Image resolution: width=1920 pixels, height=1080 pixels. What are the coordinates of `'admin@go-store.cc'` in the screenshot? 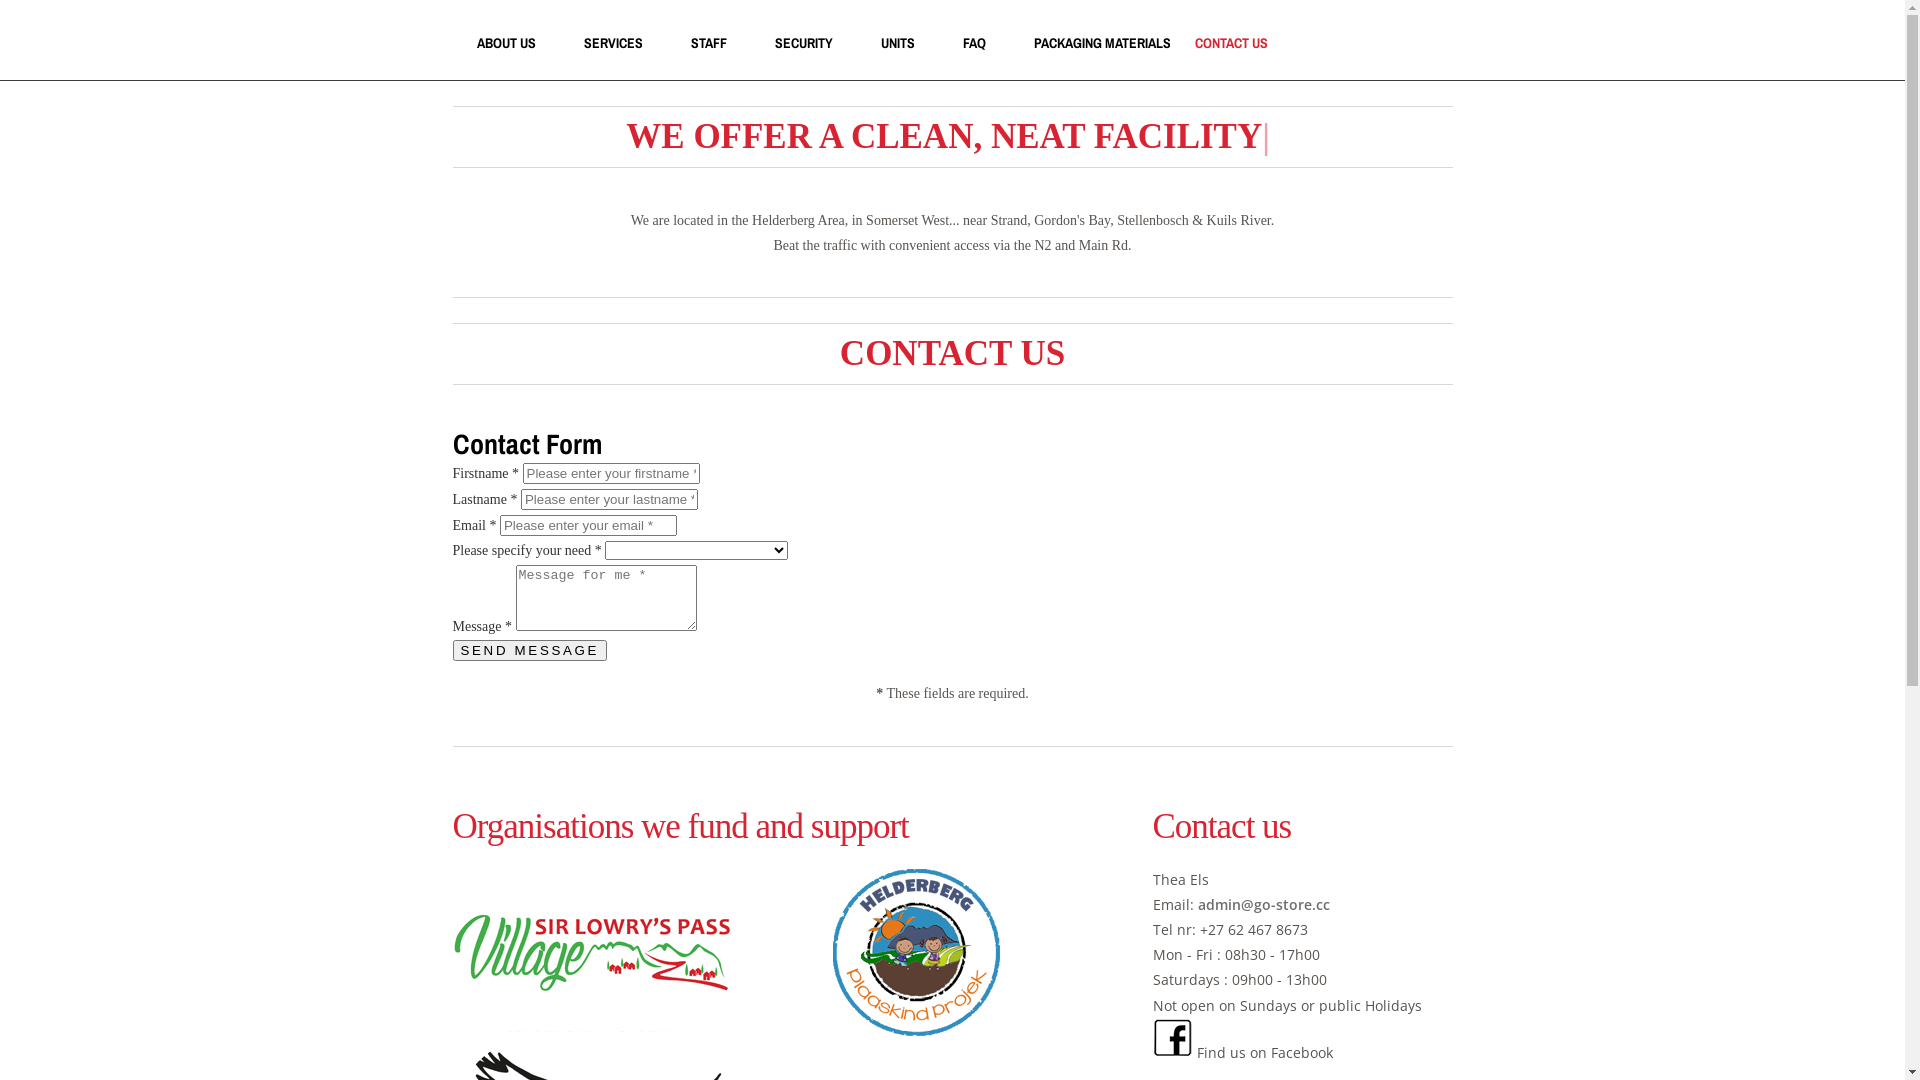 It's located at (1262, 904).